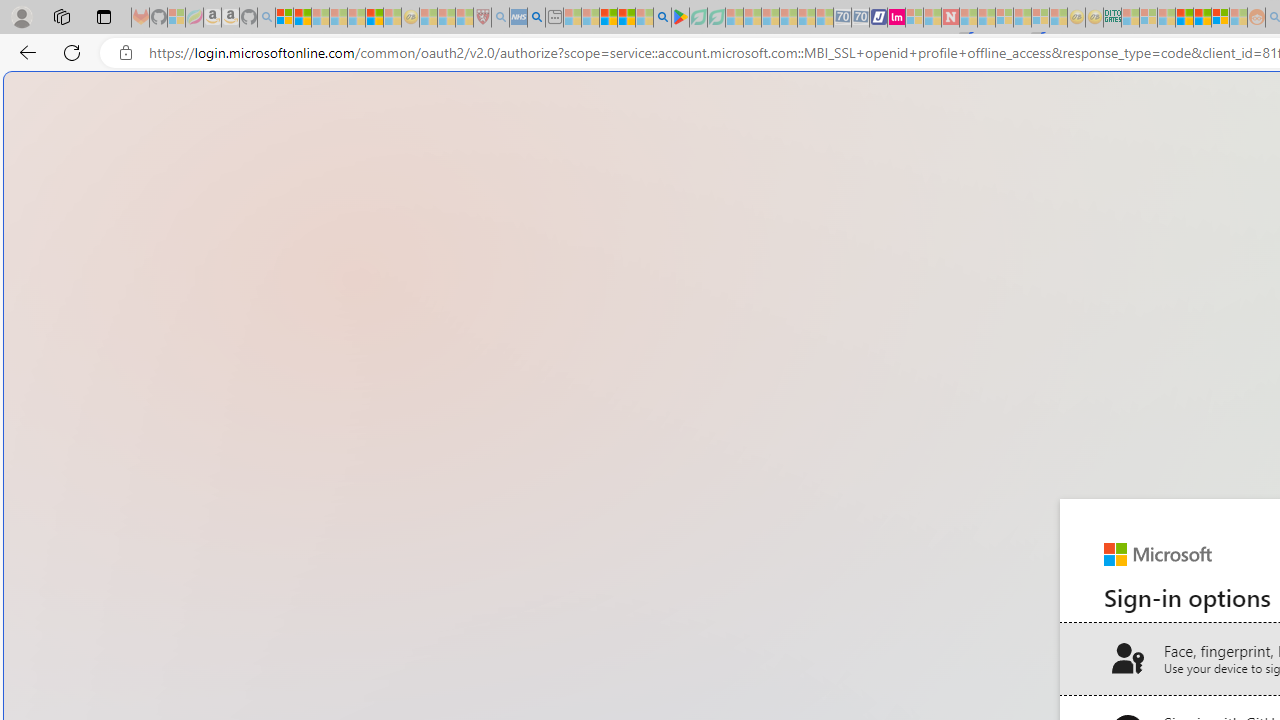 The height and width of the screenshot is (720, 1280). Describe the element at coordinates (895, 17) in the screenshot. I see `'Jobs - lastminute.com Investor Portal'` at that location.